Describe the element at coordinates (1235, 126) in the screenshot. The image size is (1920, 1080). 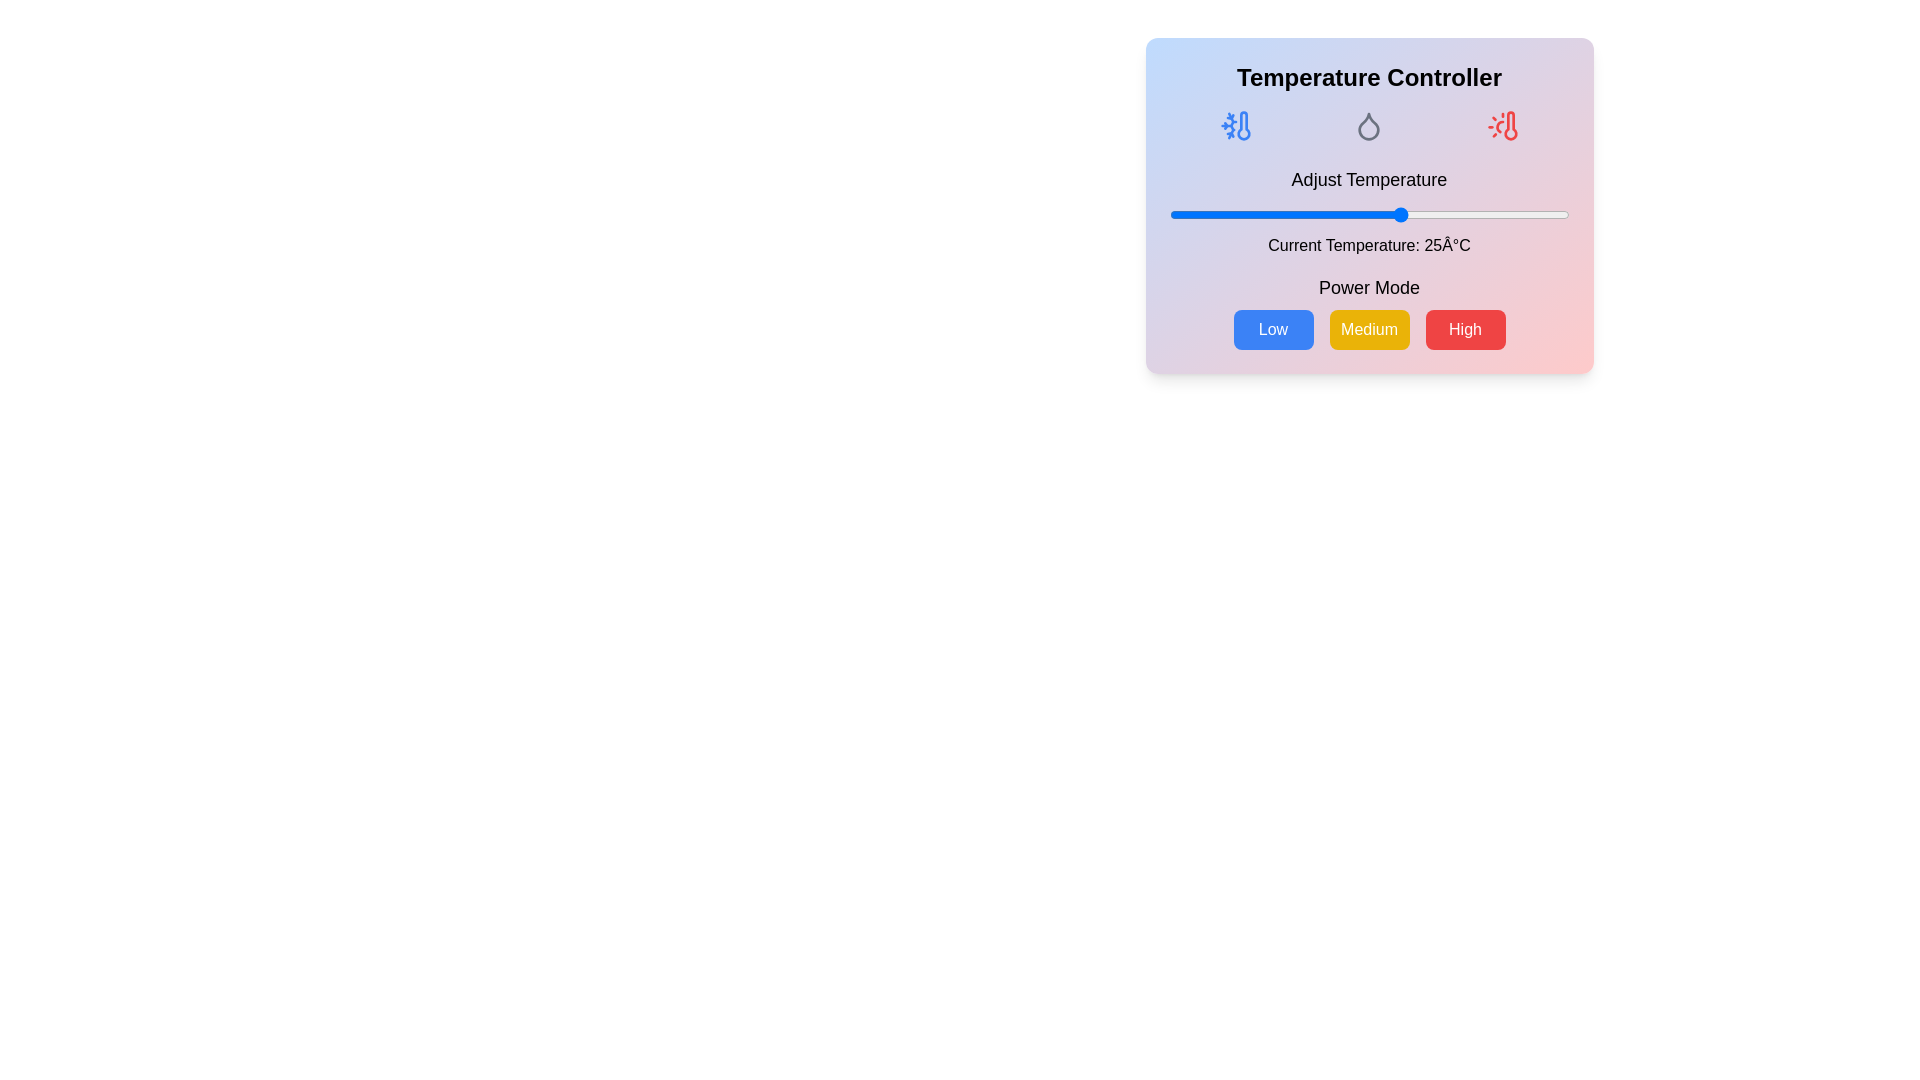
I see `the ThermometerSnowflake to interact with it and receive visual feedback` at that location.